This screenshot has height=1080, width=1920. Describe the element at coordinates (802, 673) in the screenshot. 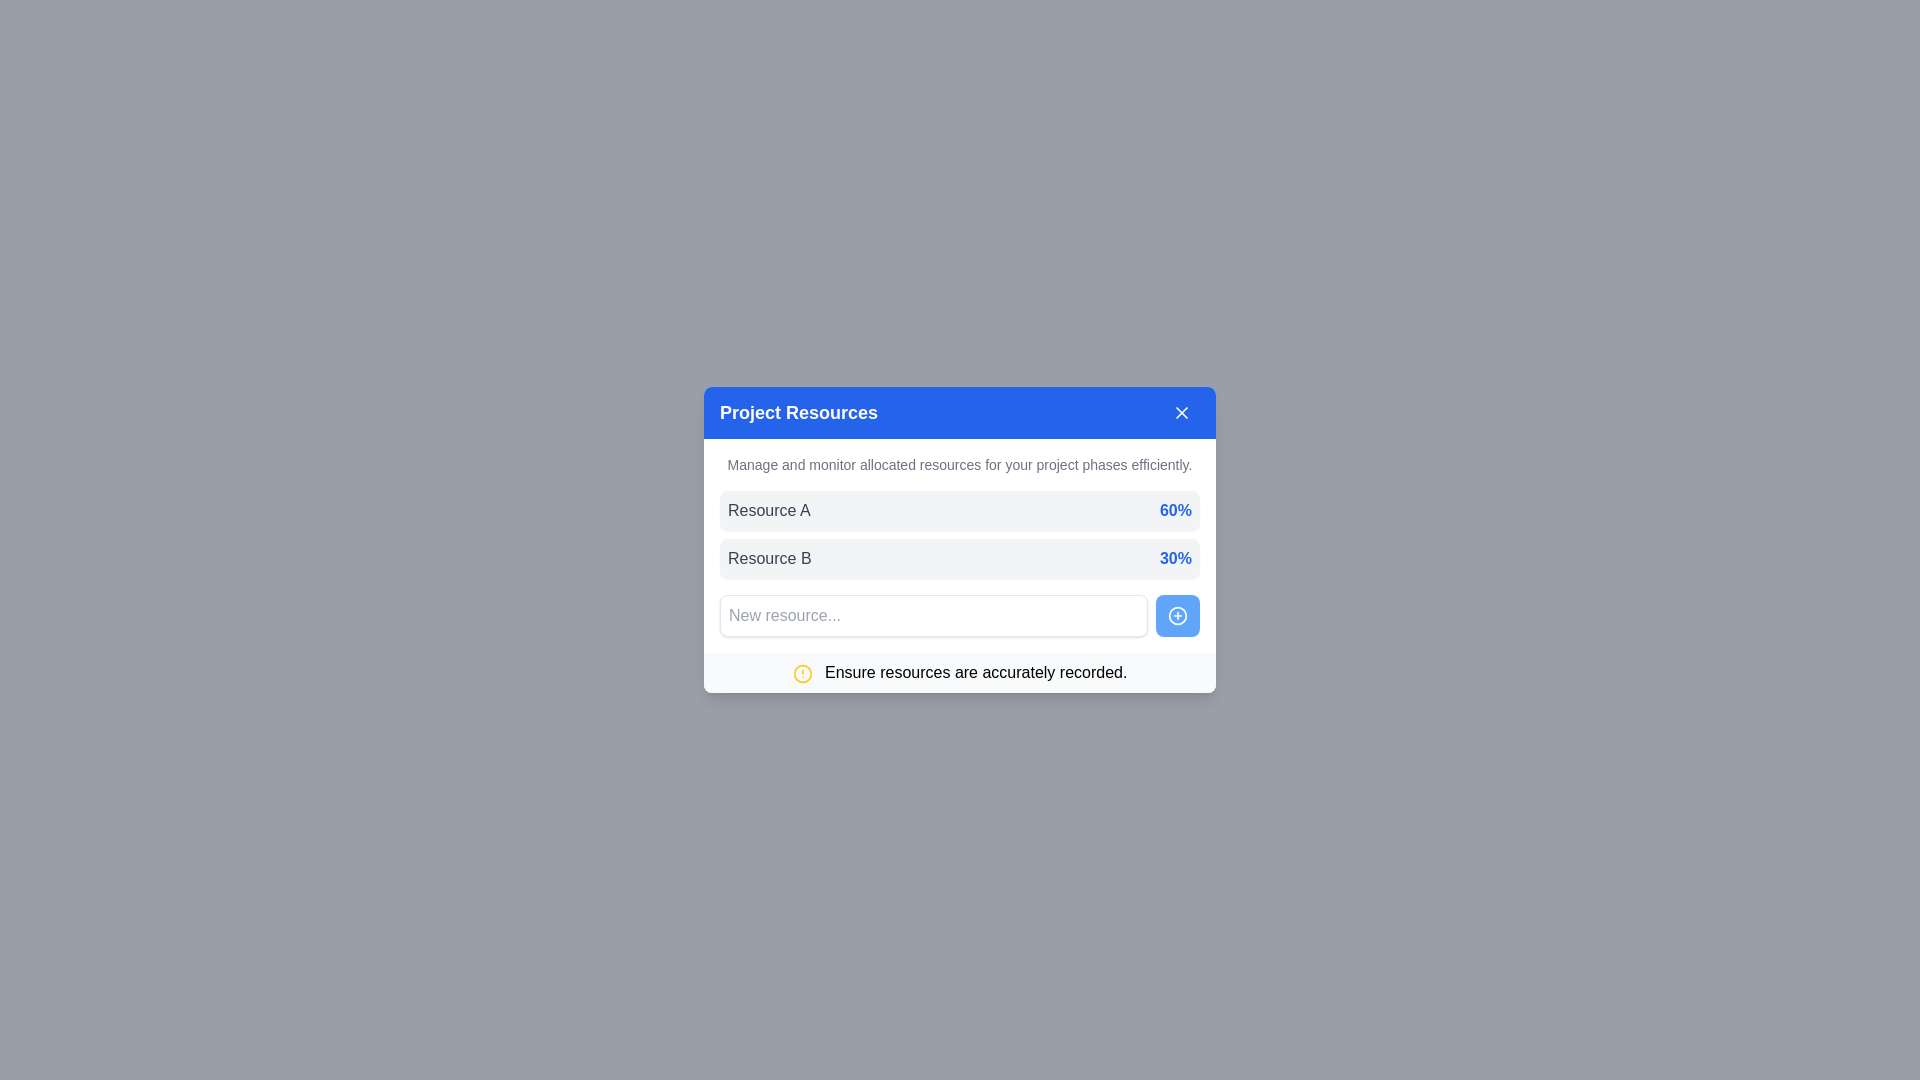

I see `the circular warning icon with a yellowish hue, located at the bottom section of the modal interface near the text 'Ensure resources are accurately recorded.'` at that location.